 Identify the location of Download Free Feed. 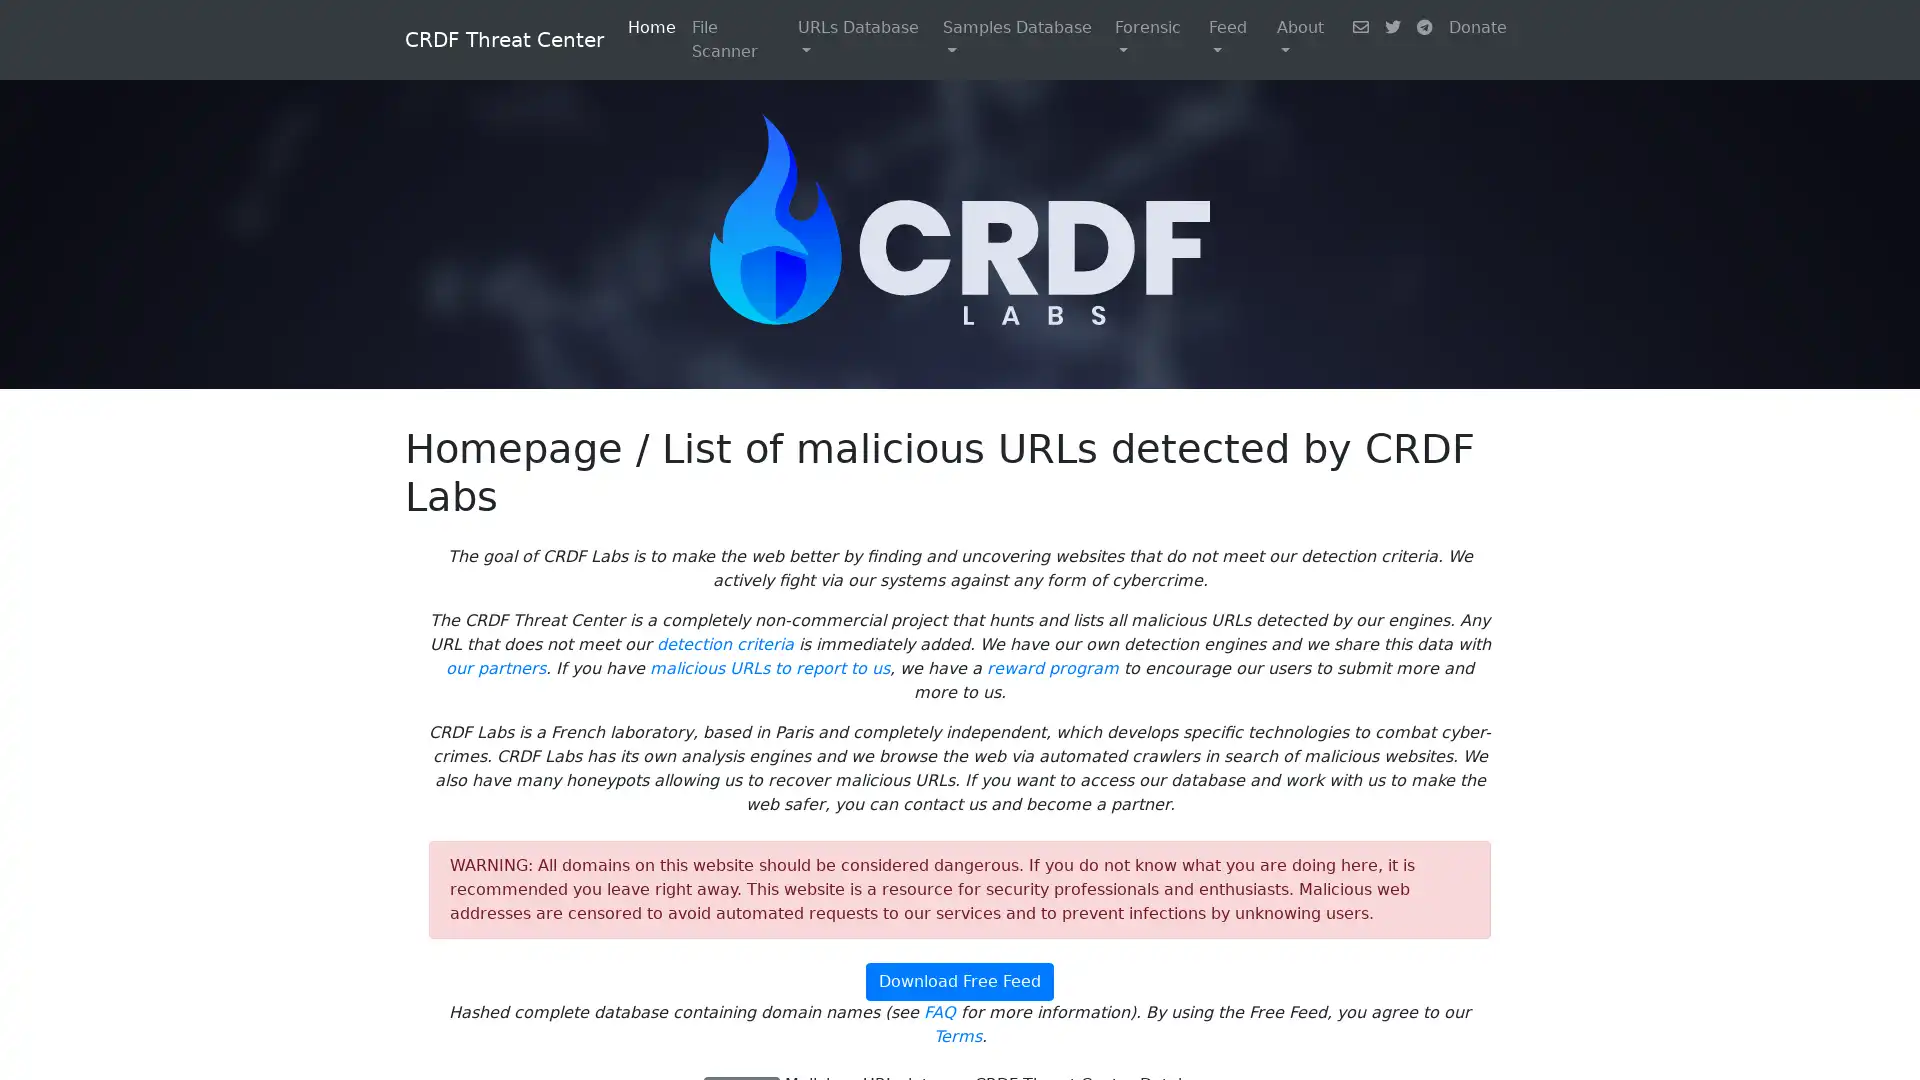
(960, 981).